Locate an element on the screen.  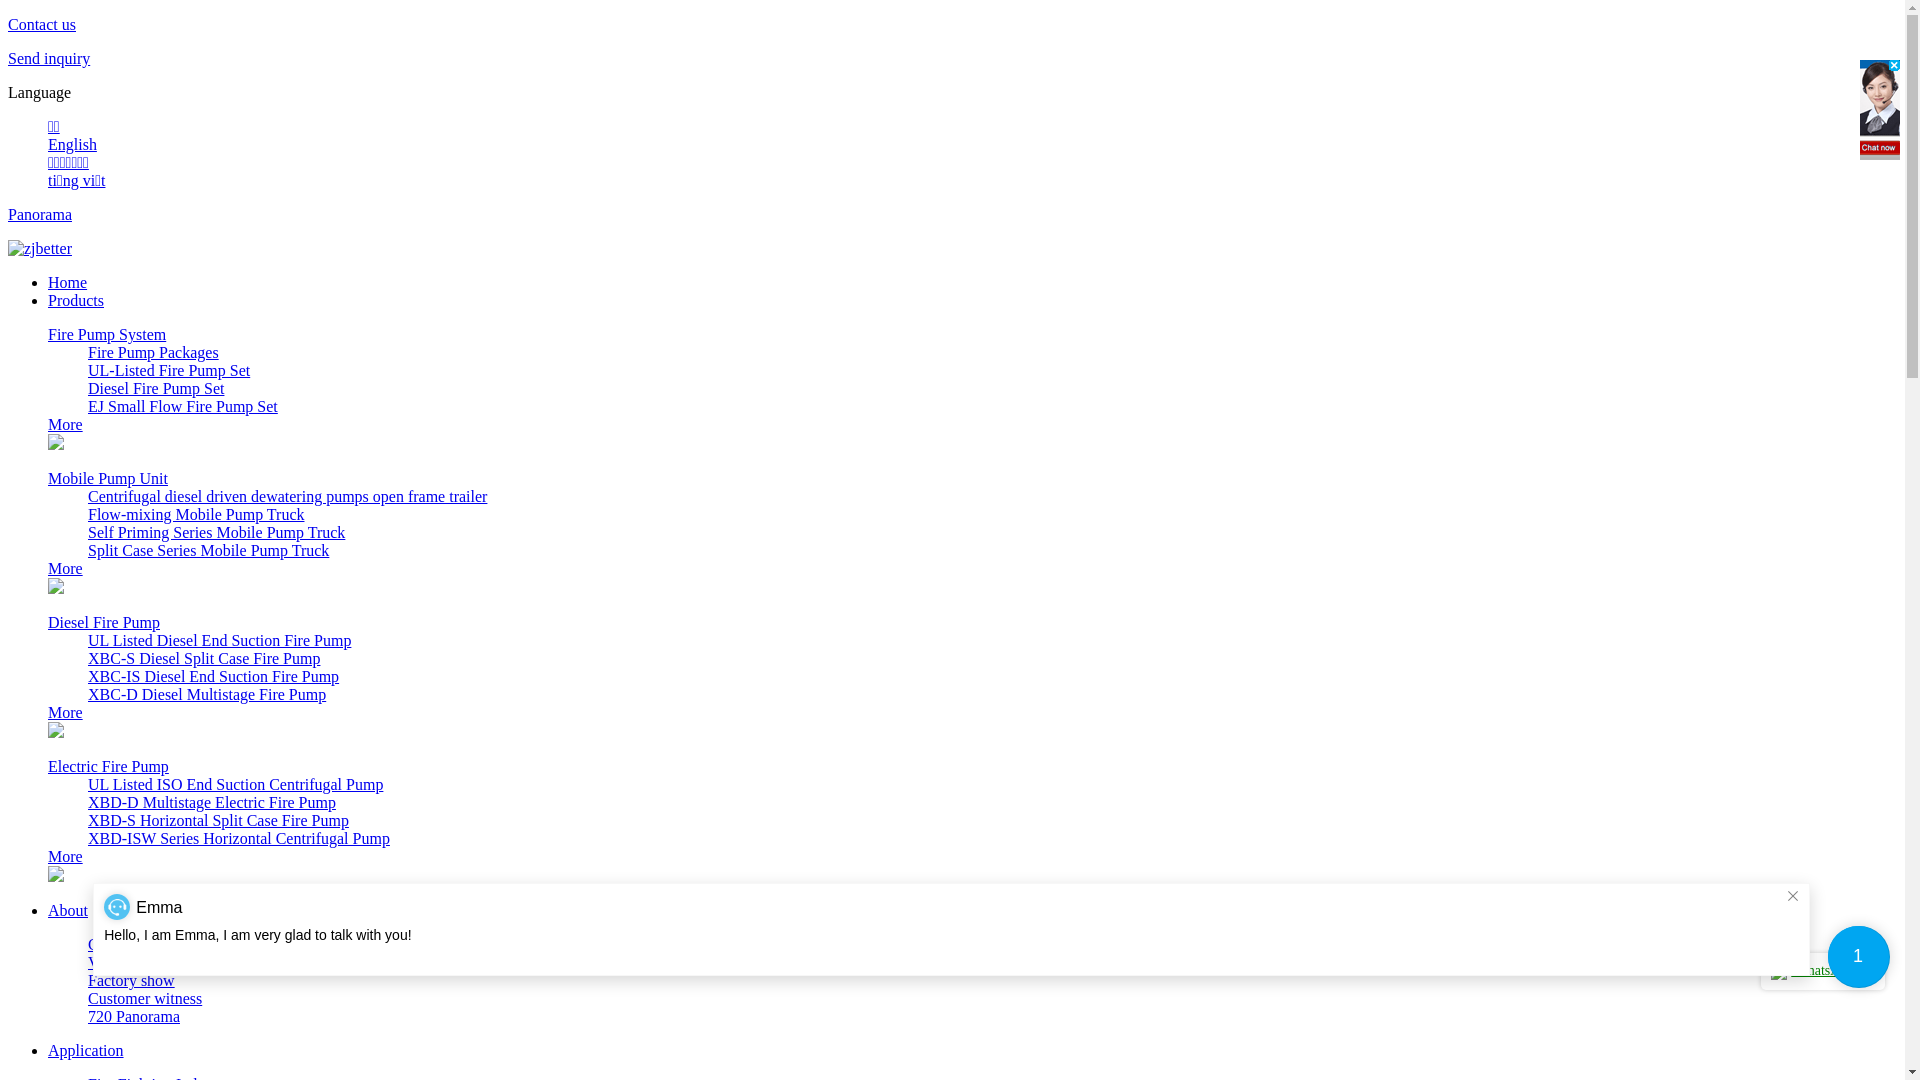
'Application' is located at coordinates (85, 1049).